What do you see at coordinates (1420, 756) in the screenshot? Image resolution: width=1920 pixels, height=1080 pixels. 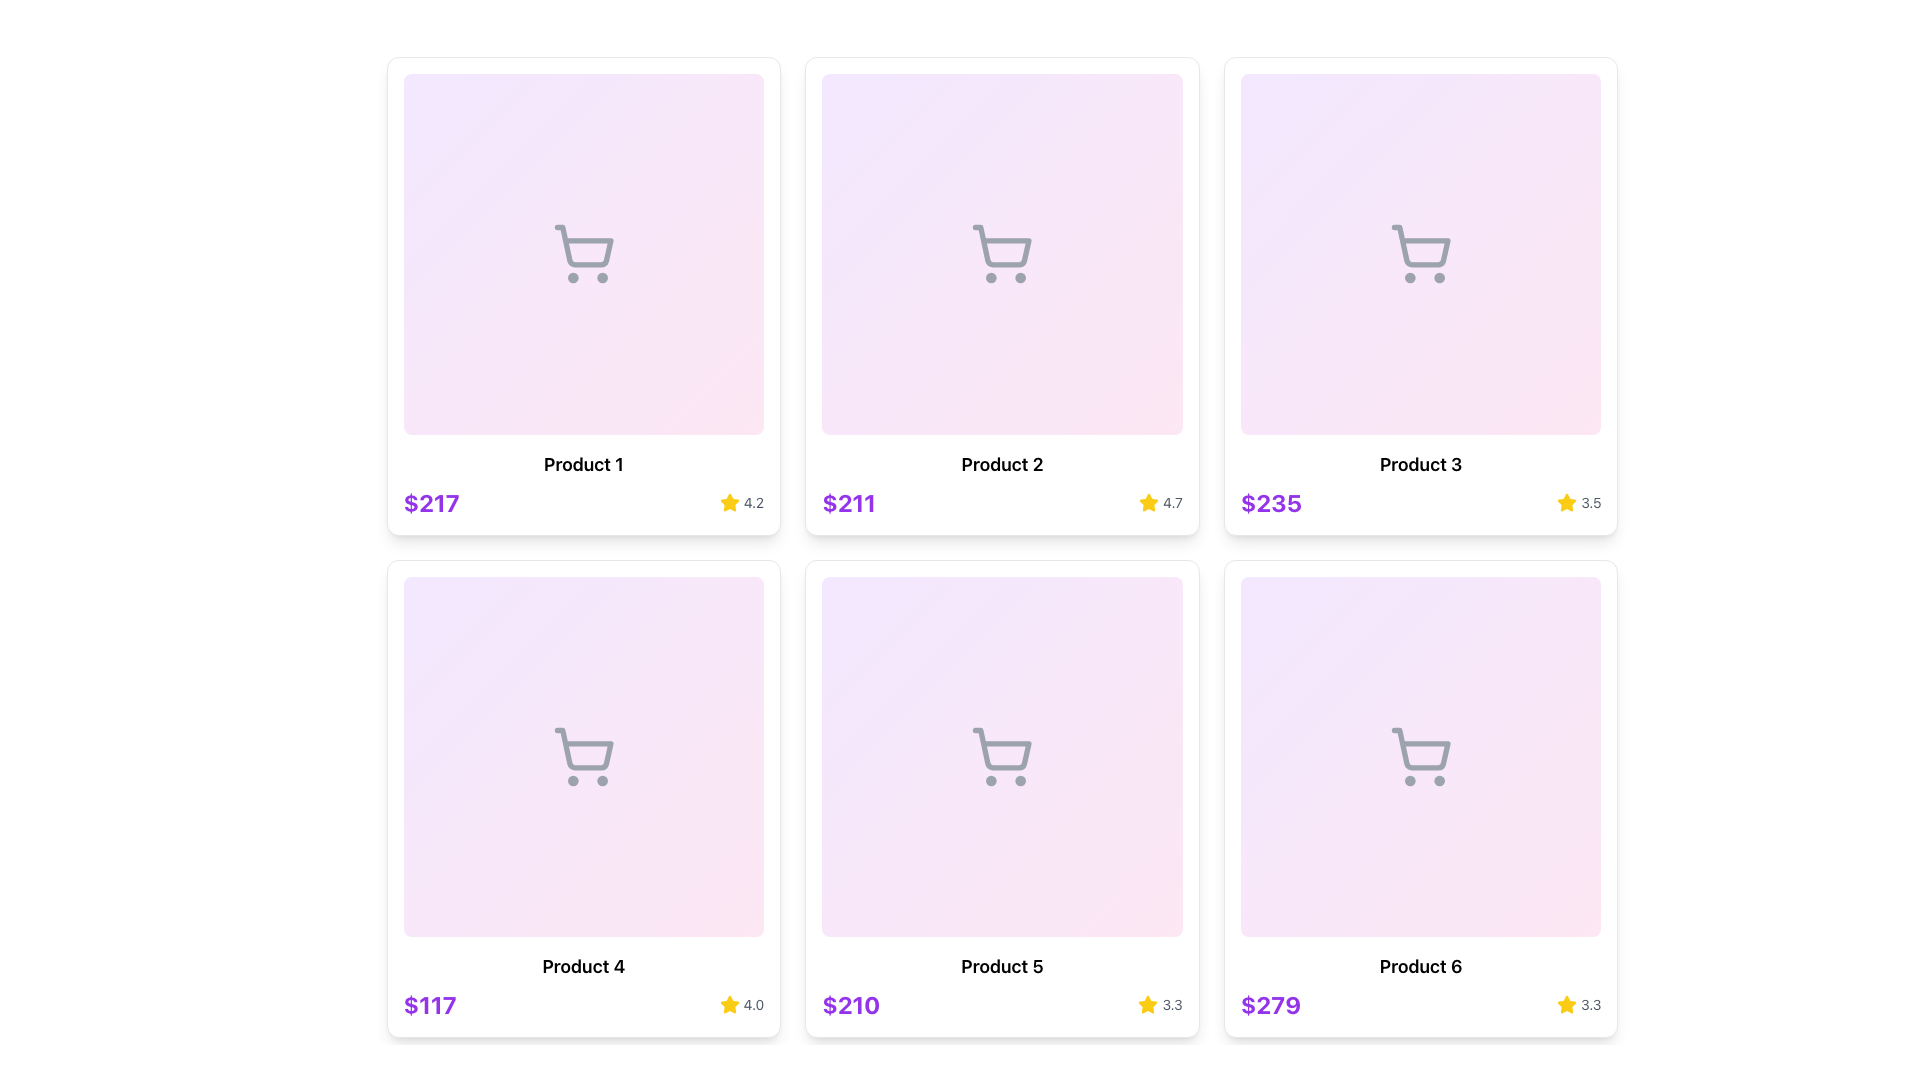 I see `the shopping cart icon located in the sixth product card` at bounding box center [1420, 756].